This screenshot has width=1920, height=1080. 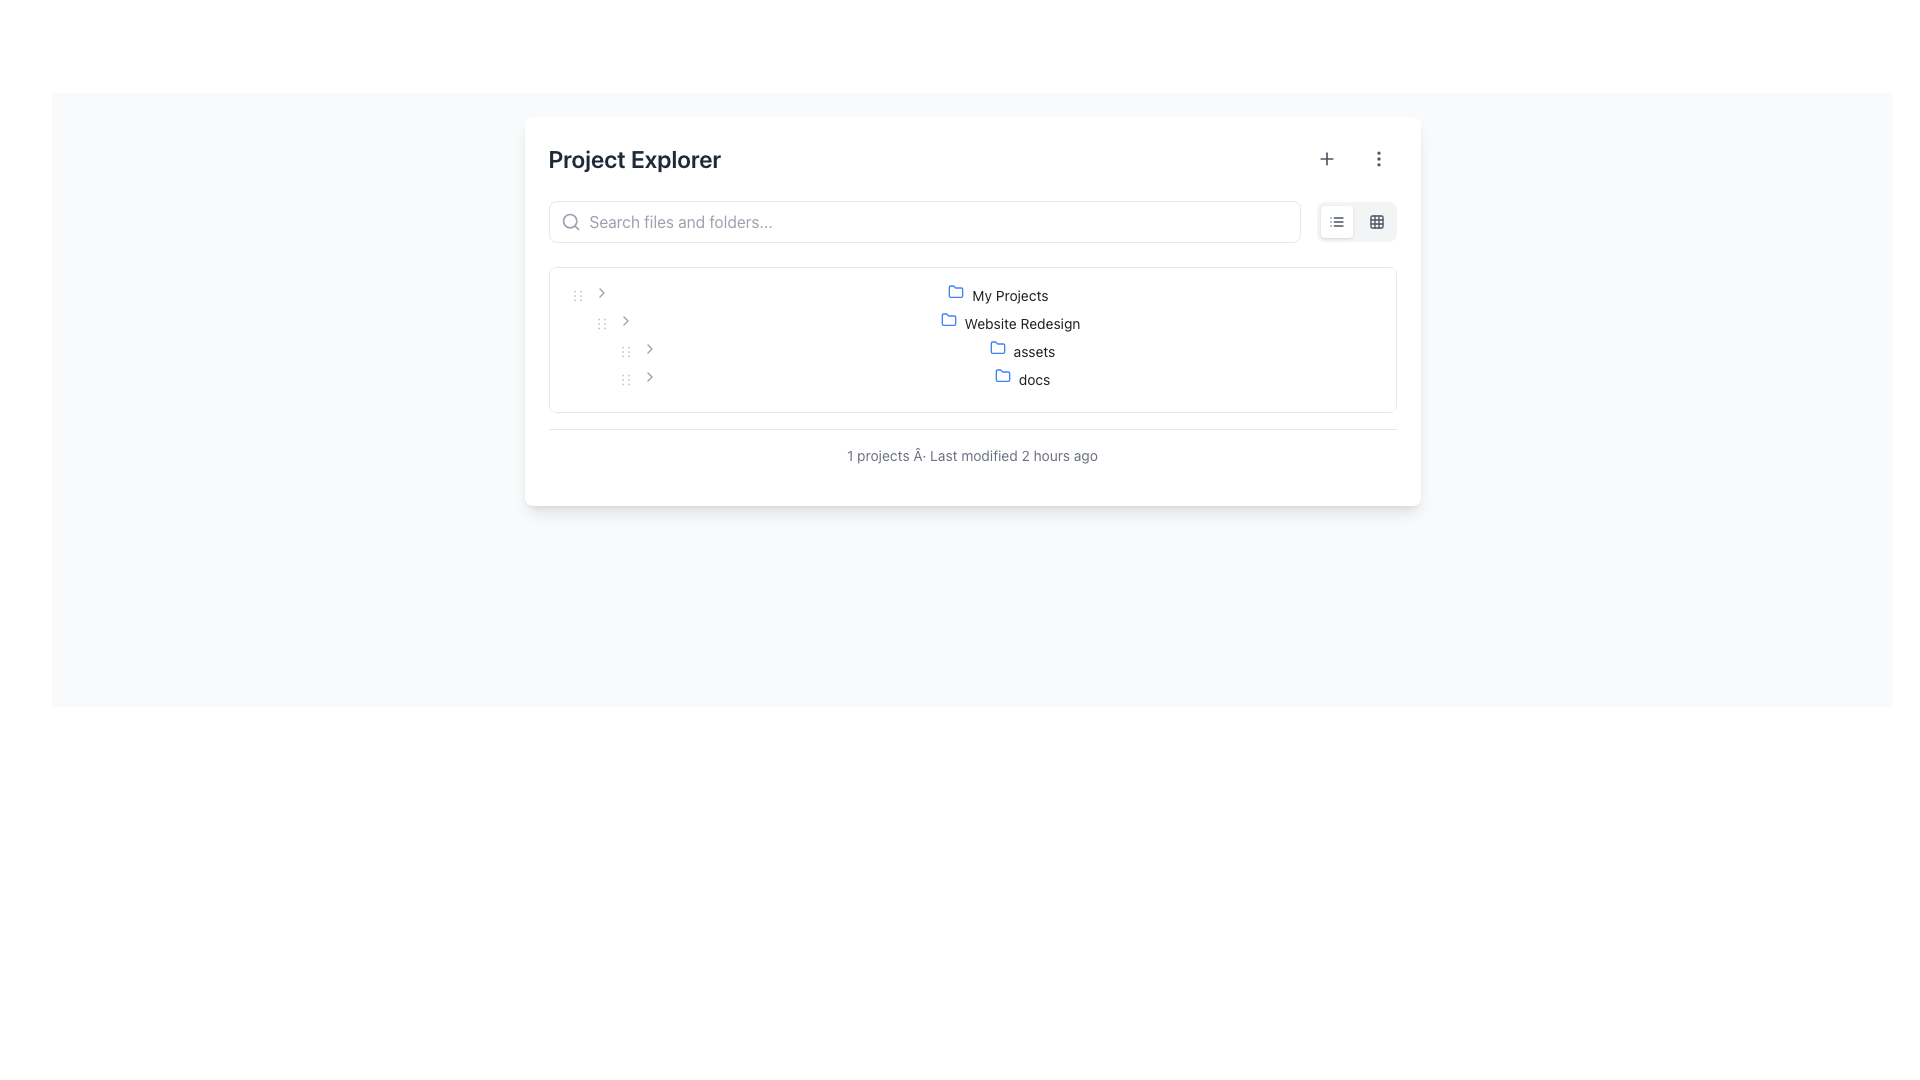 I want to click on the collapsed 'assets' tree node with a blue folder icon, so click(x=1022, y=350).